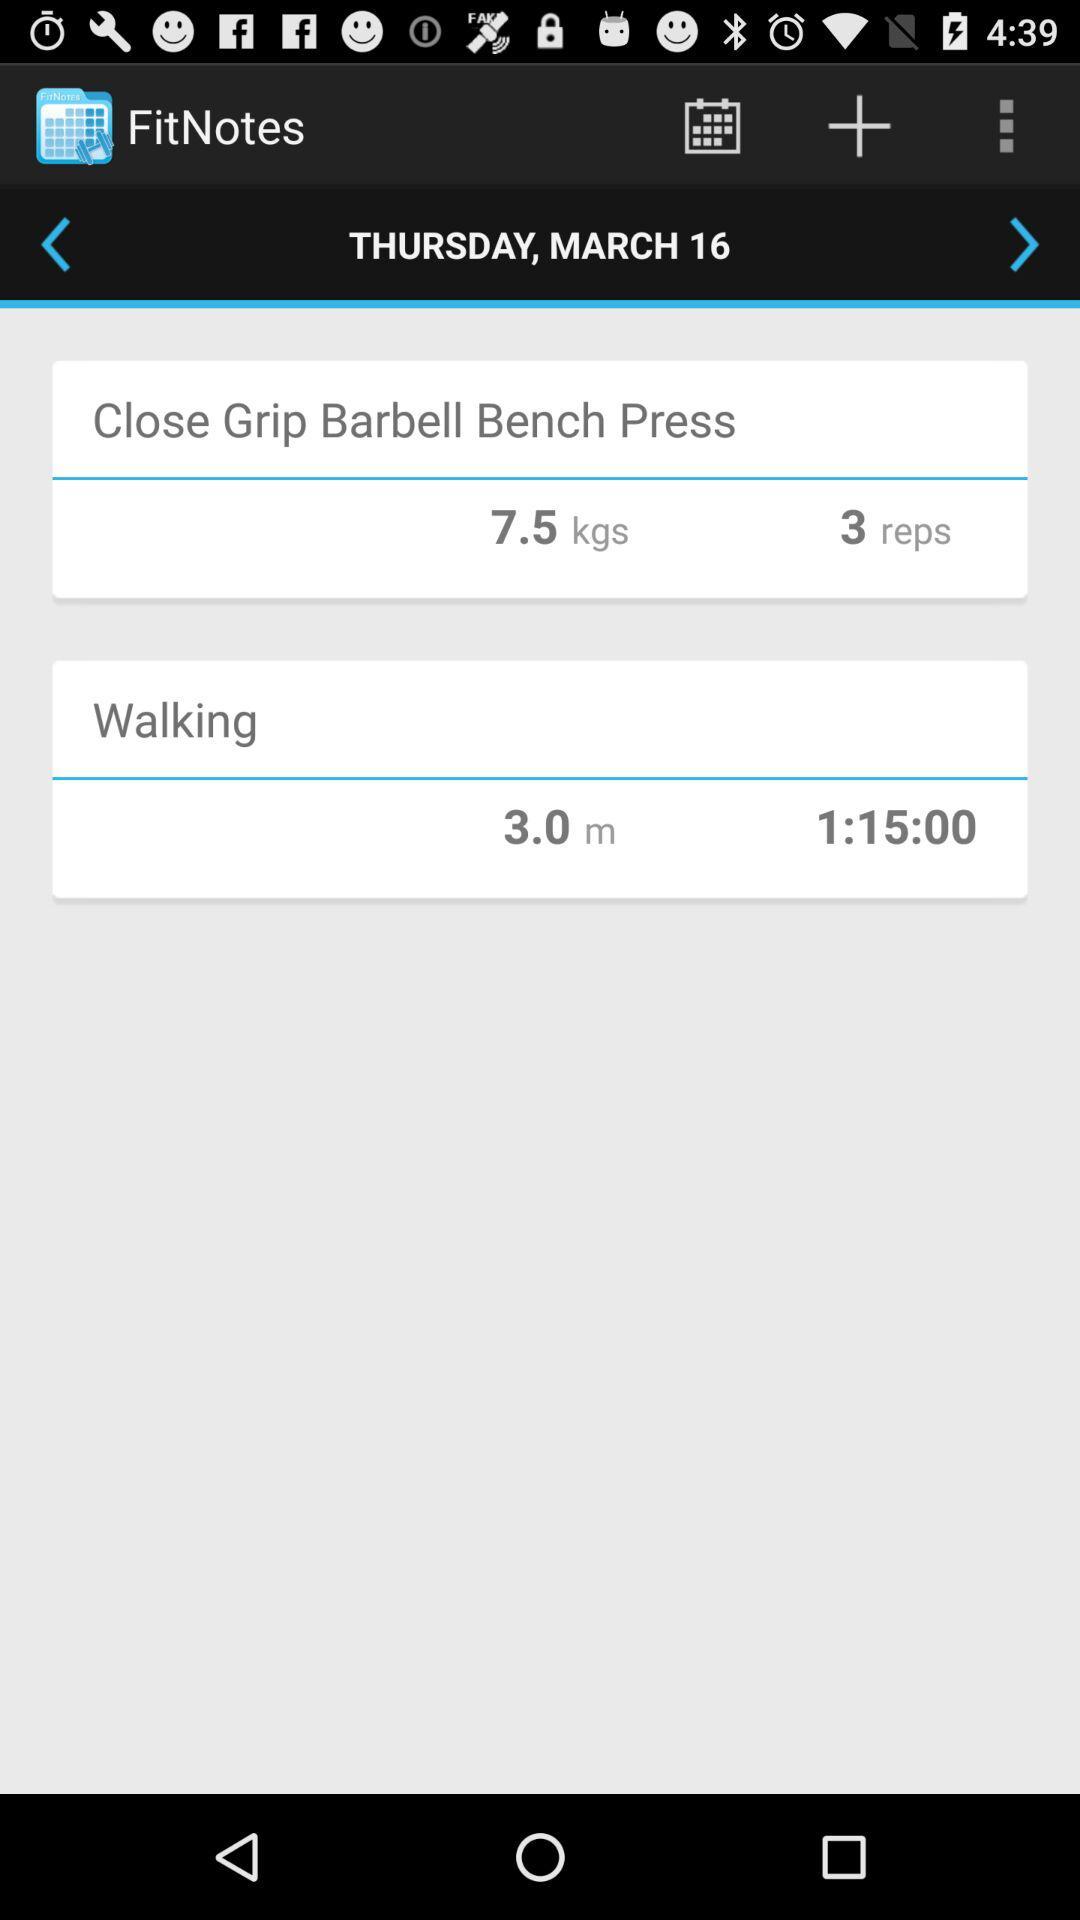  What do you see at coordinates (1024, 260) in the screenshot?
I see `the arrow_forward icon` at bounding box center [1024, 260].